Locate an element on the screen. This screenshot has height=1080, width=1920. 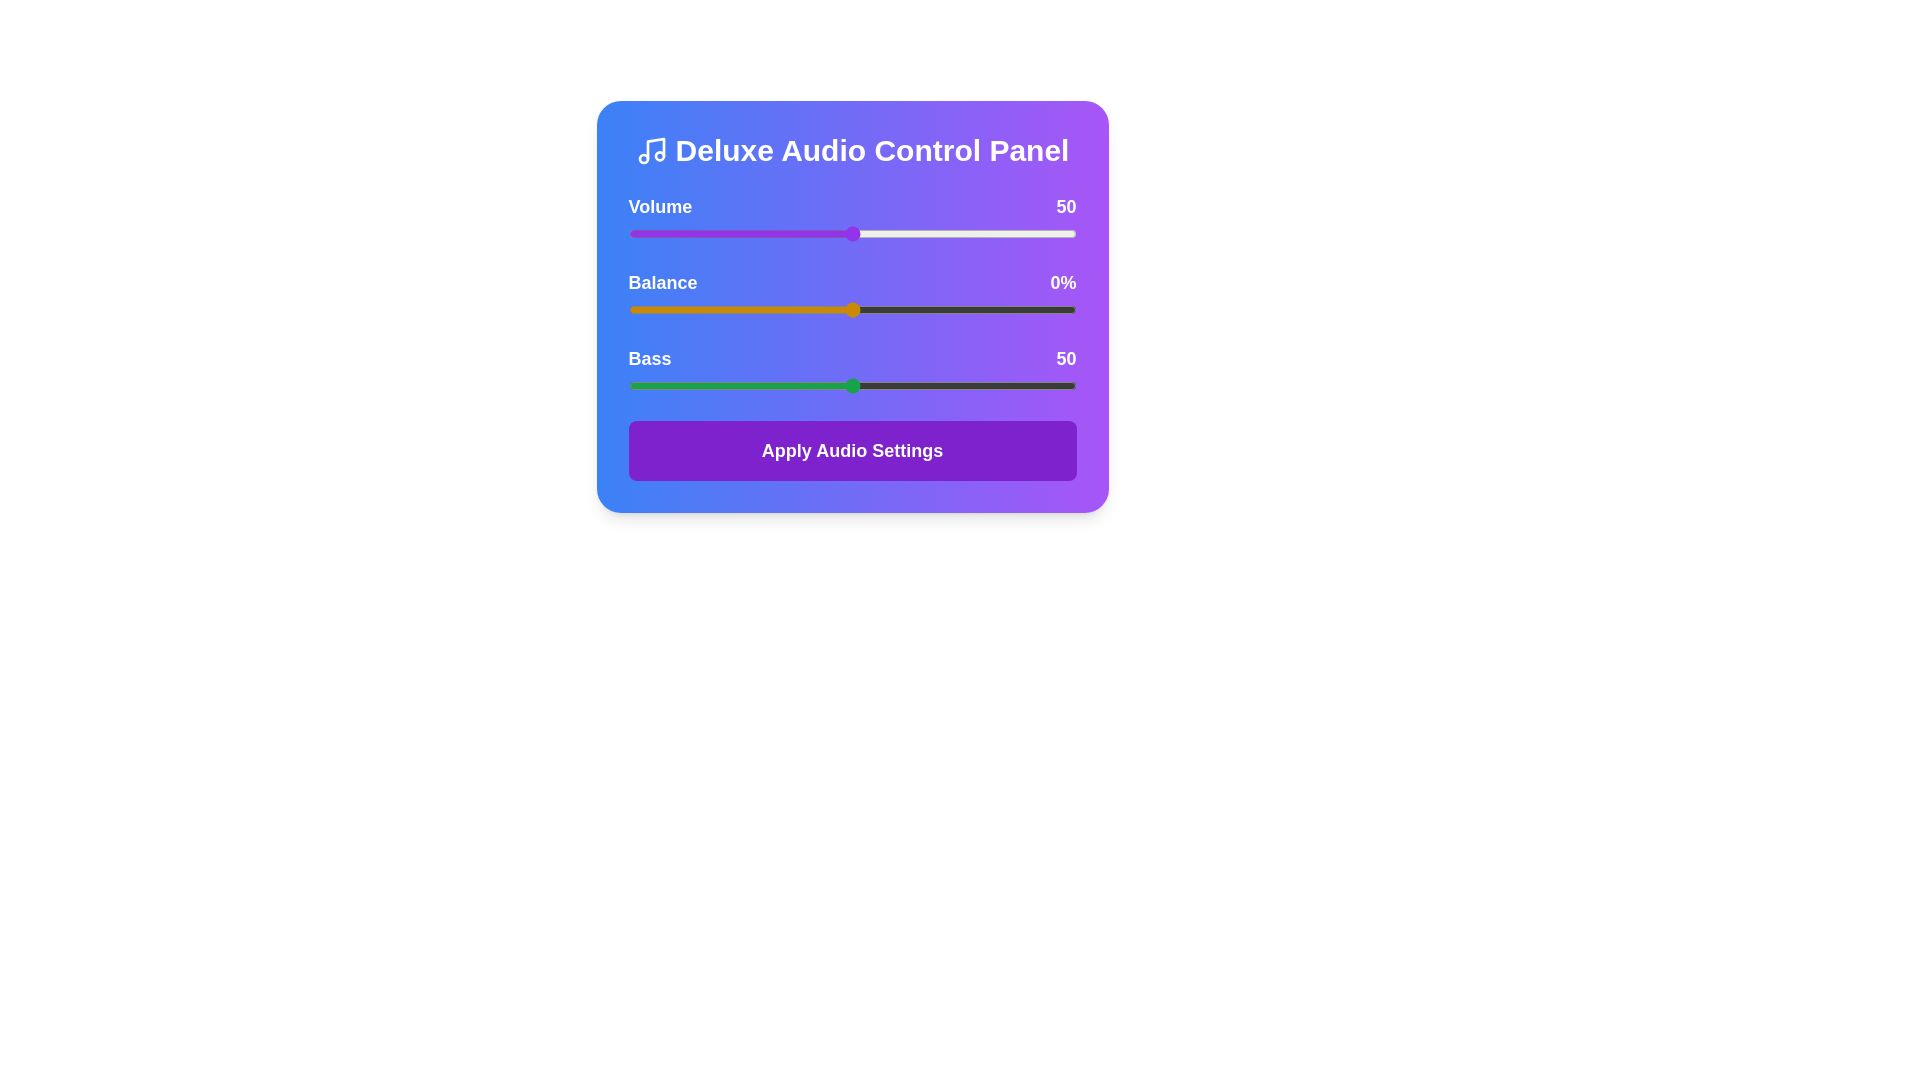
bass level is located at coordinates (1000, 385).